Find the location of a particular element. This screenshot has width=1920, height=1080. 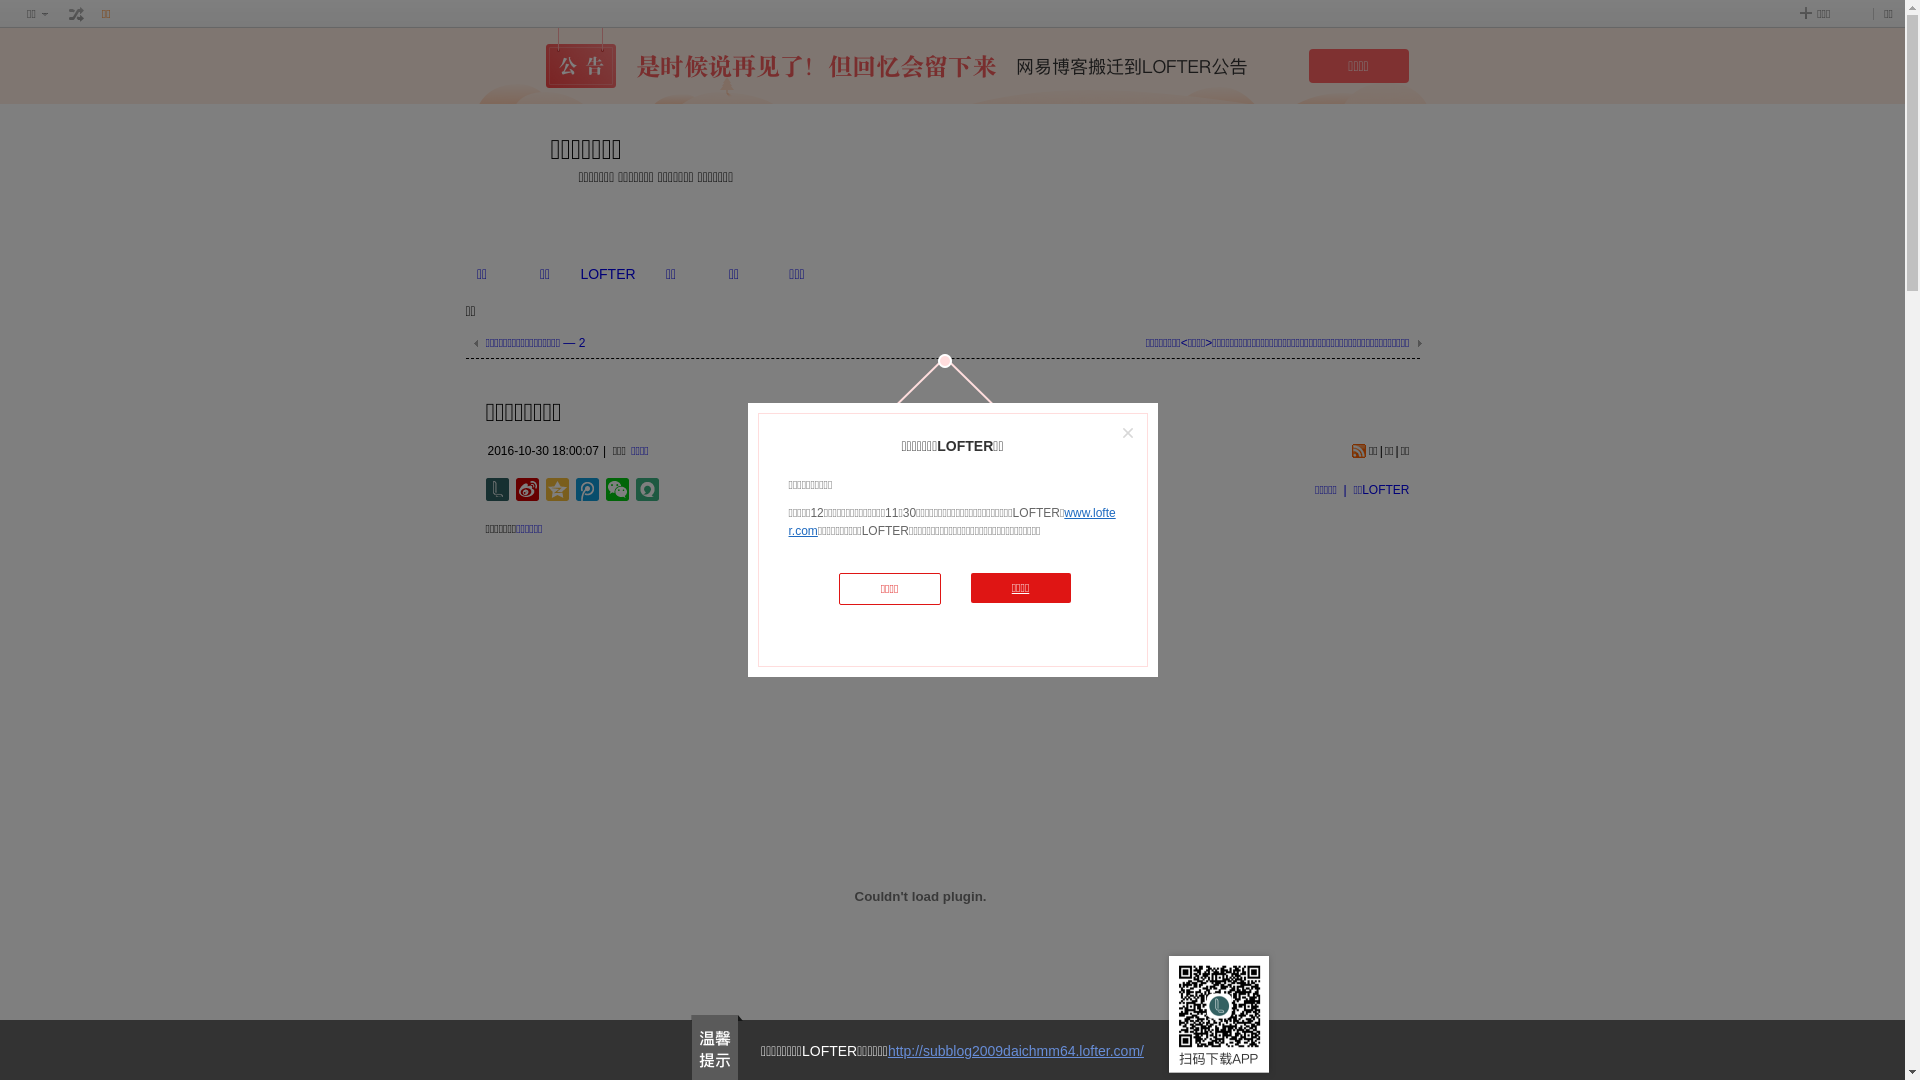

'www.lofter.com' is located at coordinates (950, 520).